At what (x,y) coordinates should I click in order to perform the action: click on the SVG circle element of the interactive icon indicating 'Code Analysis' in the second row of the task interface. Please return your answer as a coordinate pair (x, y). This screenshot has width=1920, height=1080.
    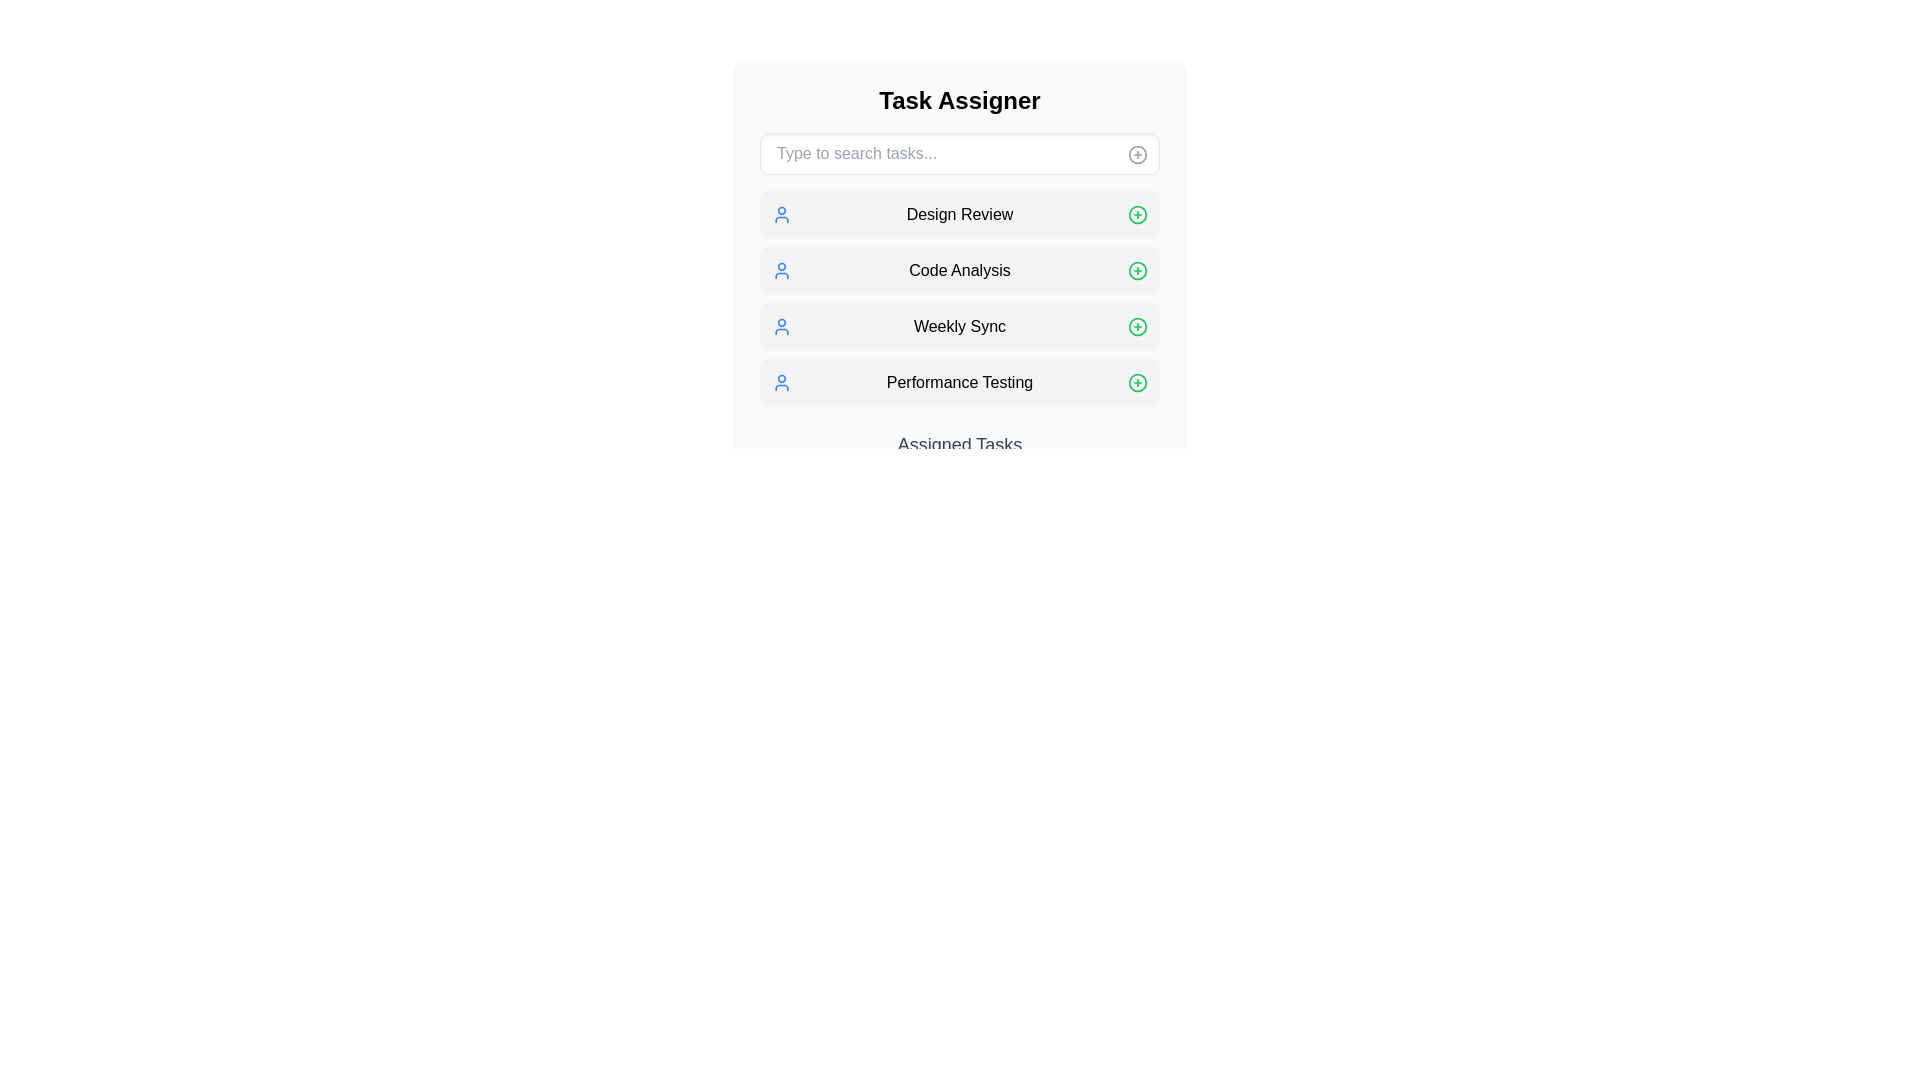
    Looking at the image, I should click on (1137, 270).